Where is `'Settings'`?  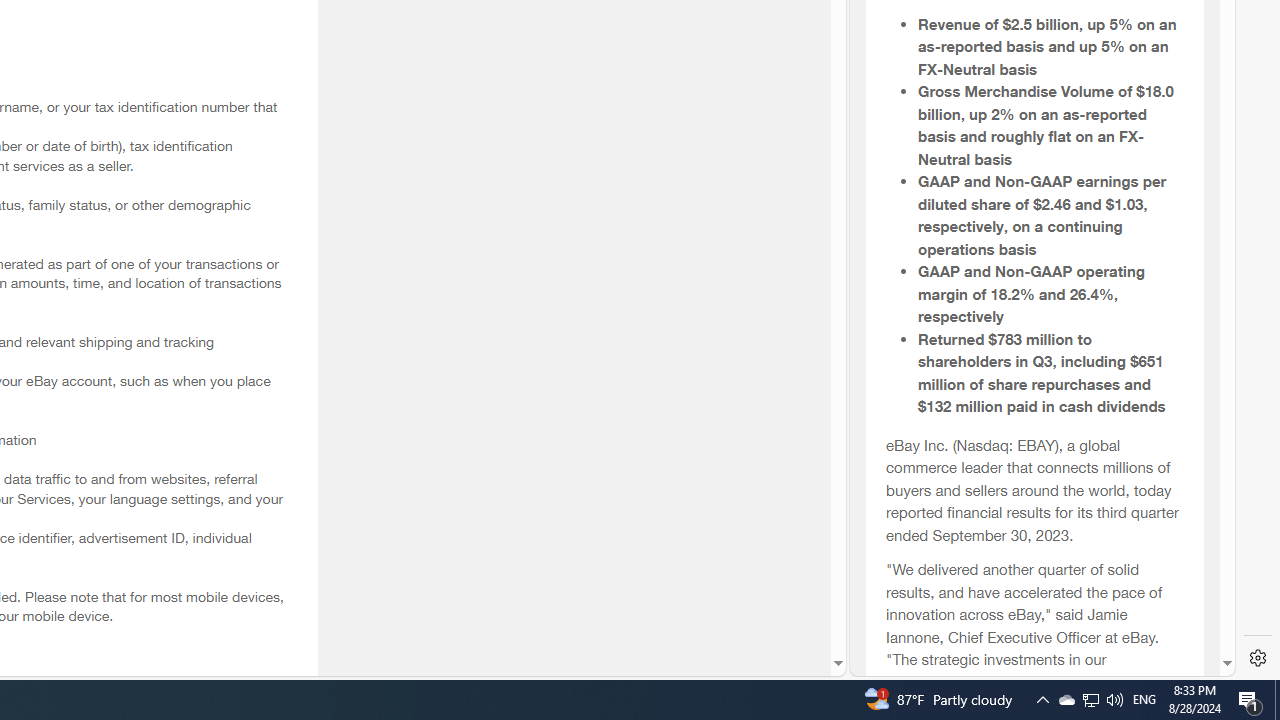
'Settings' is located at coordinates (1257, 658).